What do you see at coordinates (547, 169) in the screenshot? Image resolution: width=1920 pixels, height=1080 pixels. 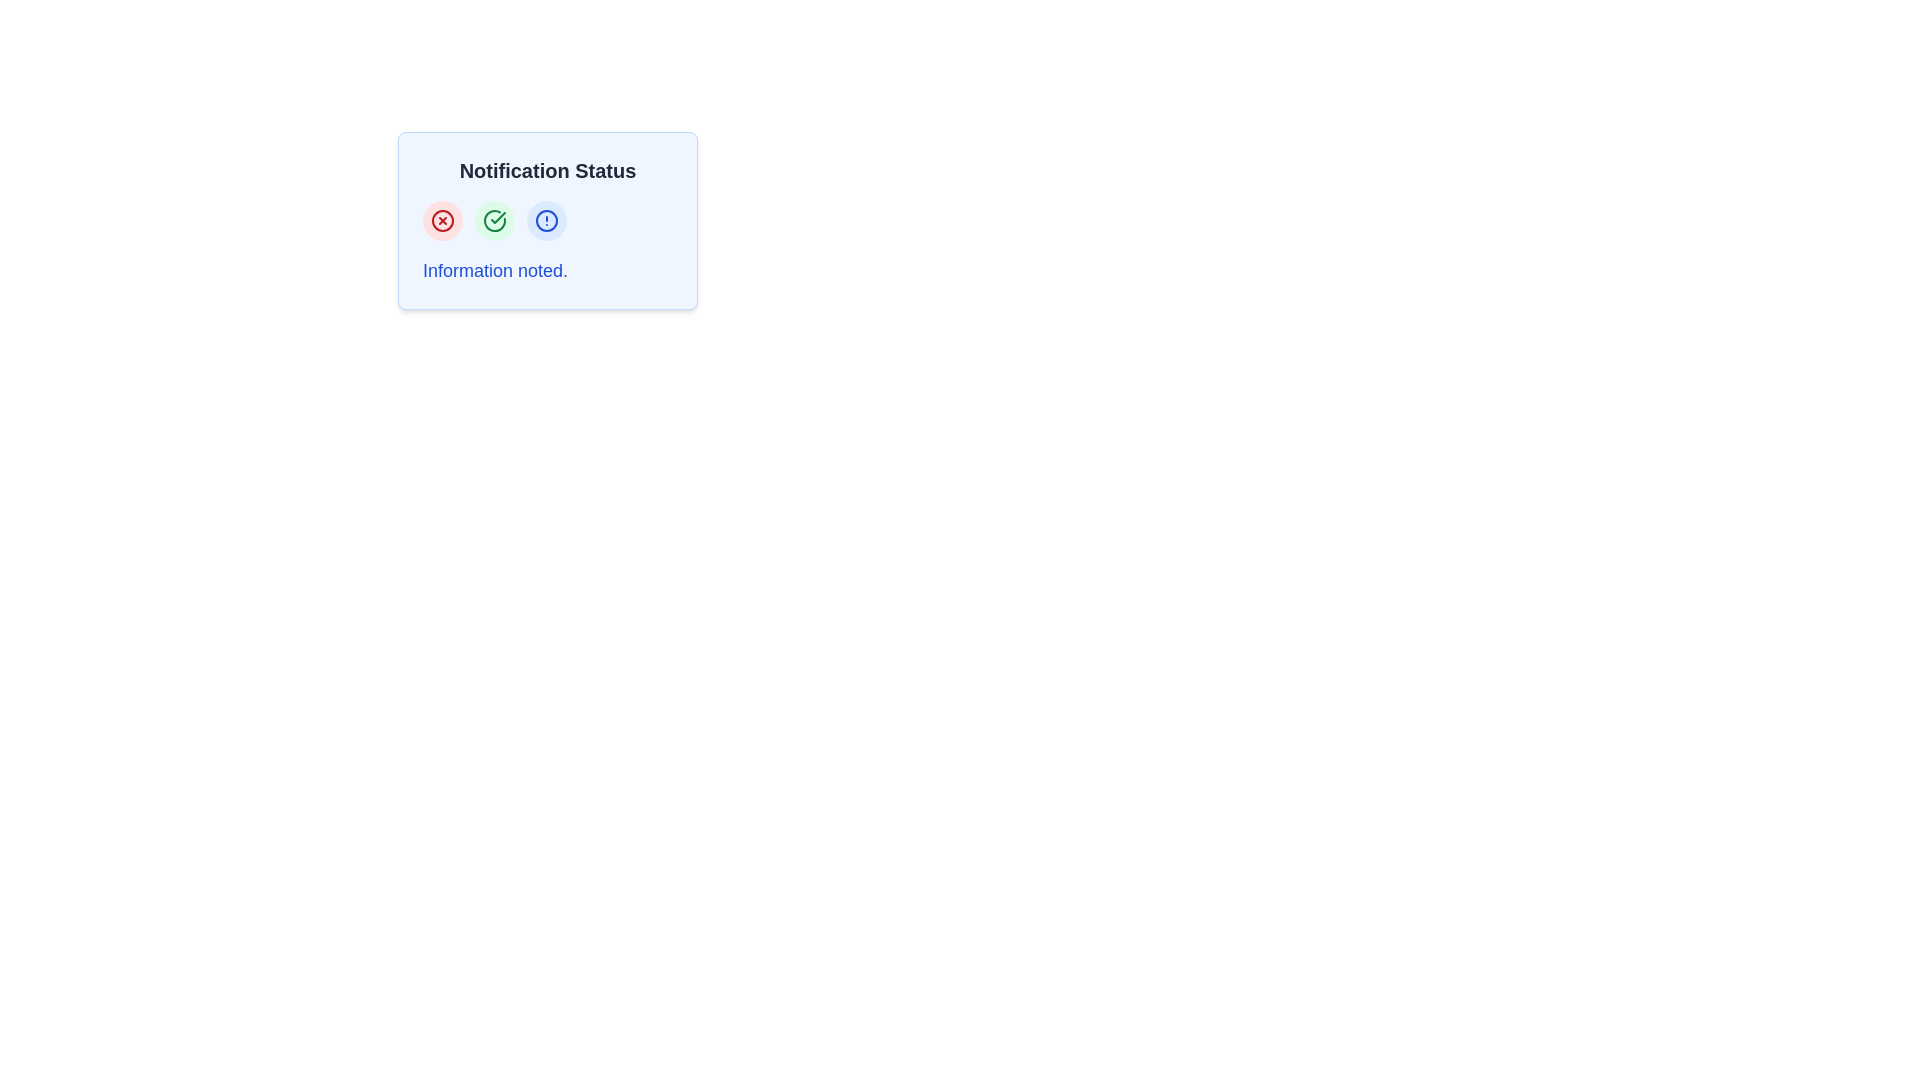 I see `the static text label that serves as the title or header for the notification card, positioned at the top of the card` at bounding box center [547, 169].